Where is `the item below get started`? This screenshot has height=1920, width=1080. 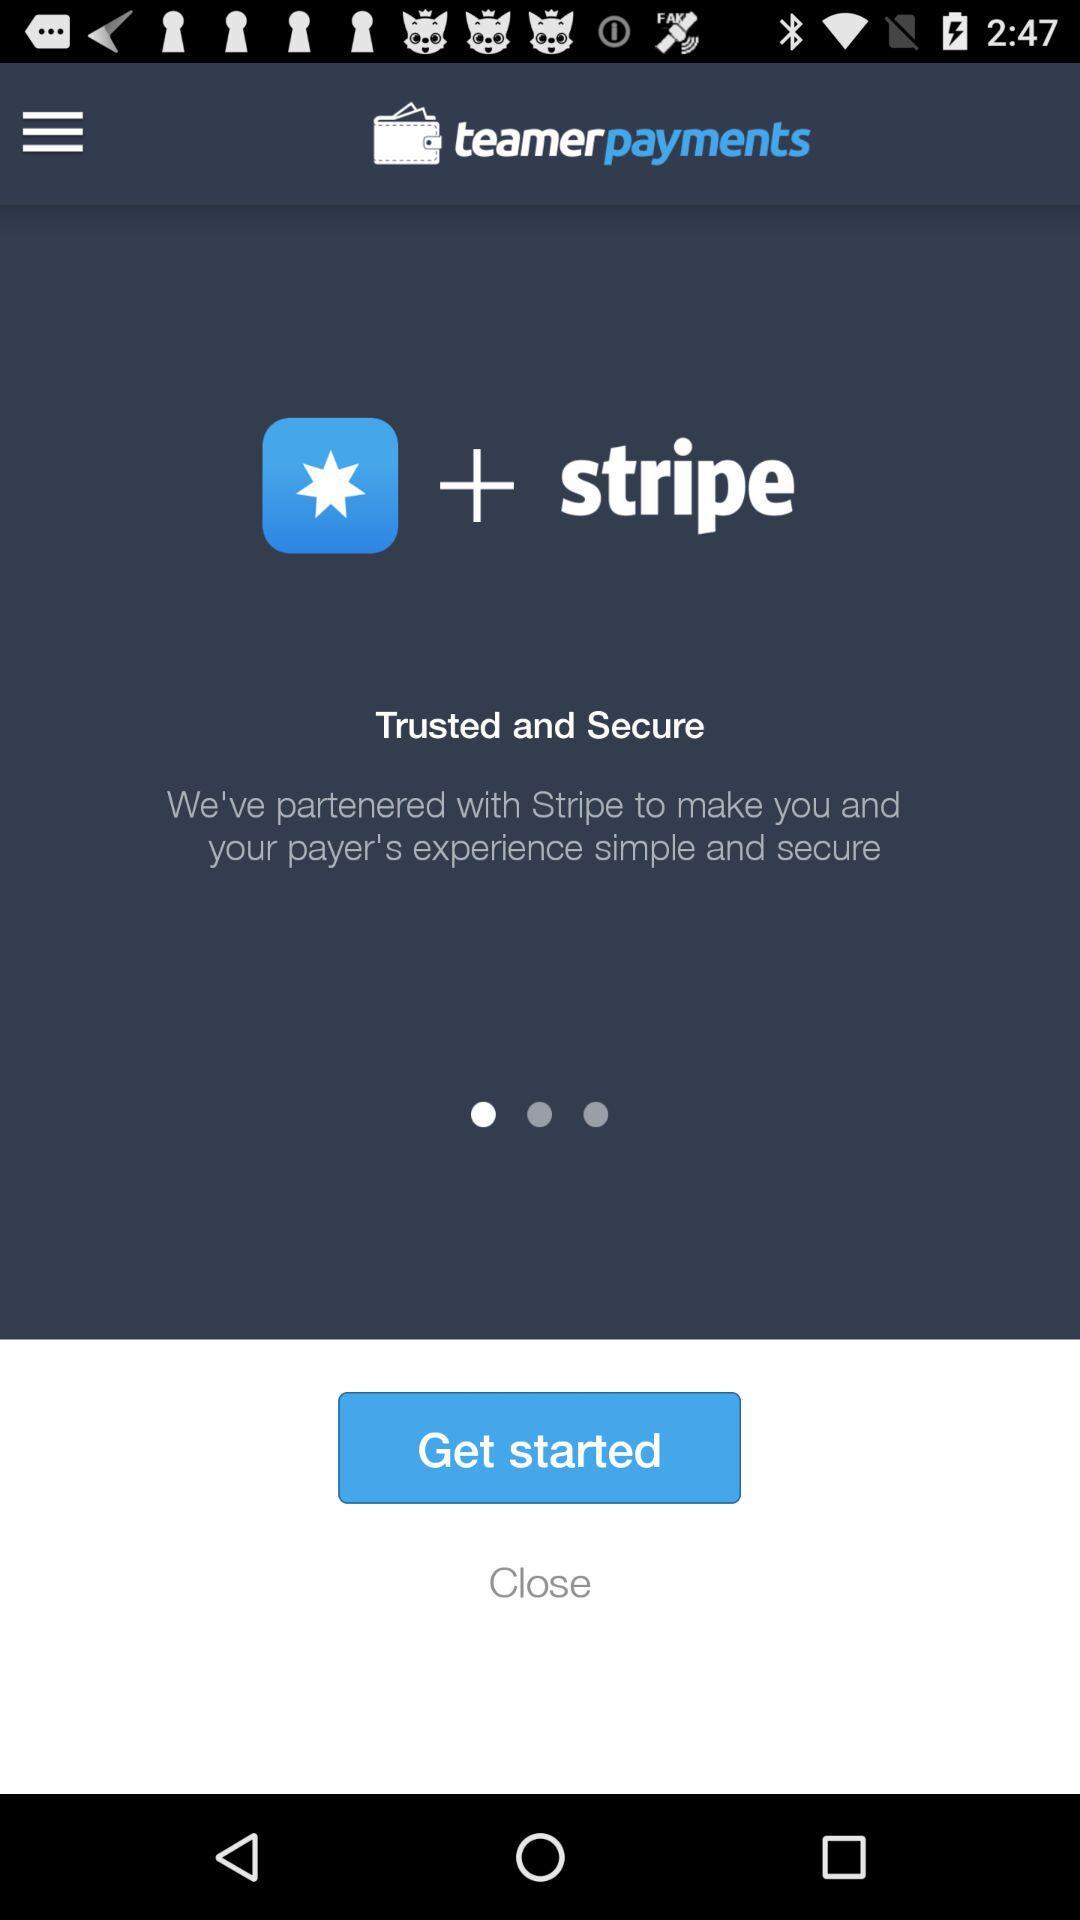
the item below get started is located at coordinates (540, 1580).